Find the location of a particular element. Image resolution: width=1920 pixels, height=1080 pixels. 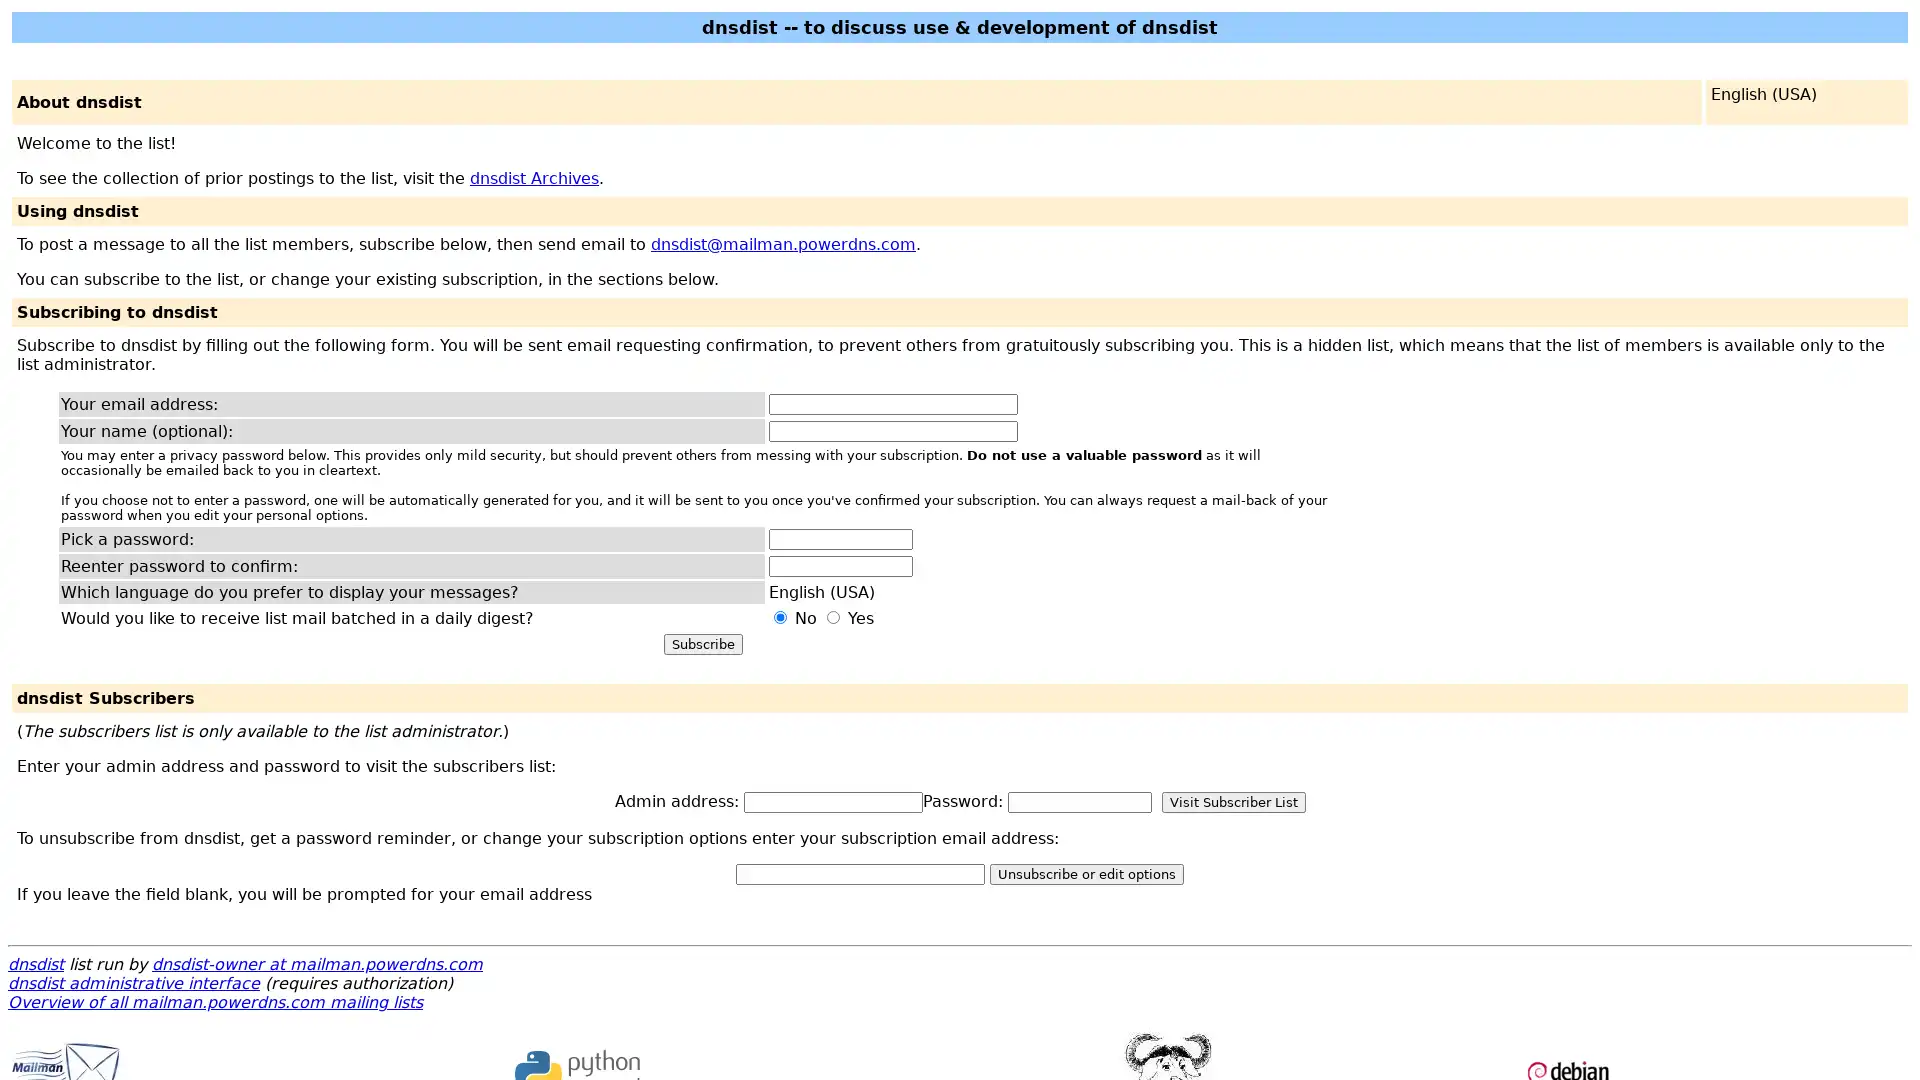

Unsubscribe or edit options is located at coordinates (1085, 873).